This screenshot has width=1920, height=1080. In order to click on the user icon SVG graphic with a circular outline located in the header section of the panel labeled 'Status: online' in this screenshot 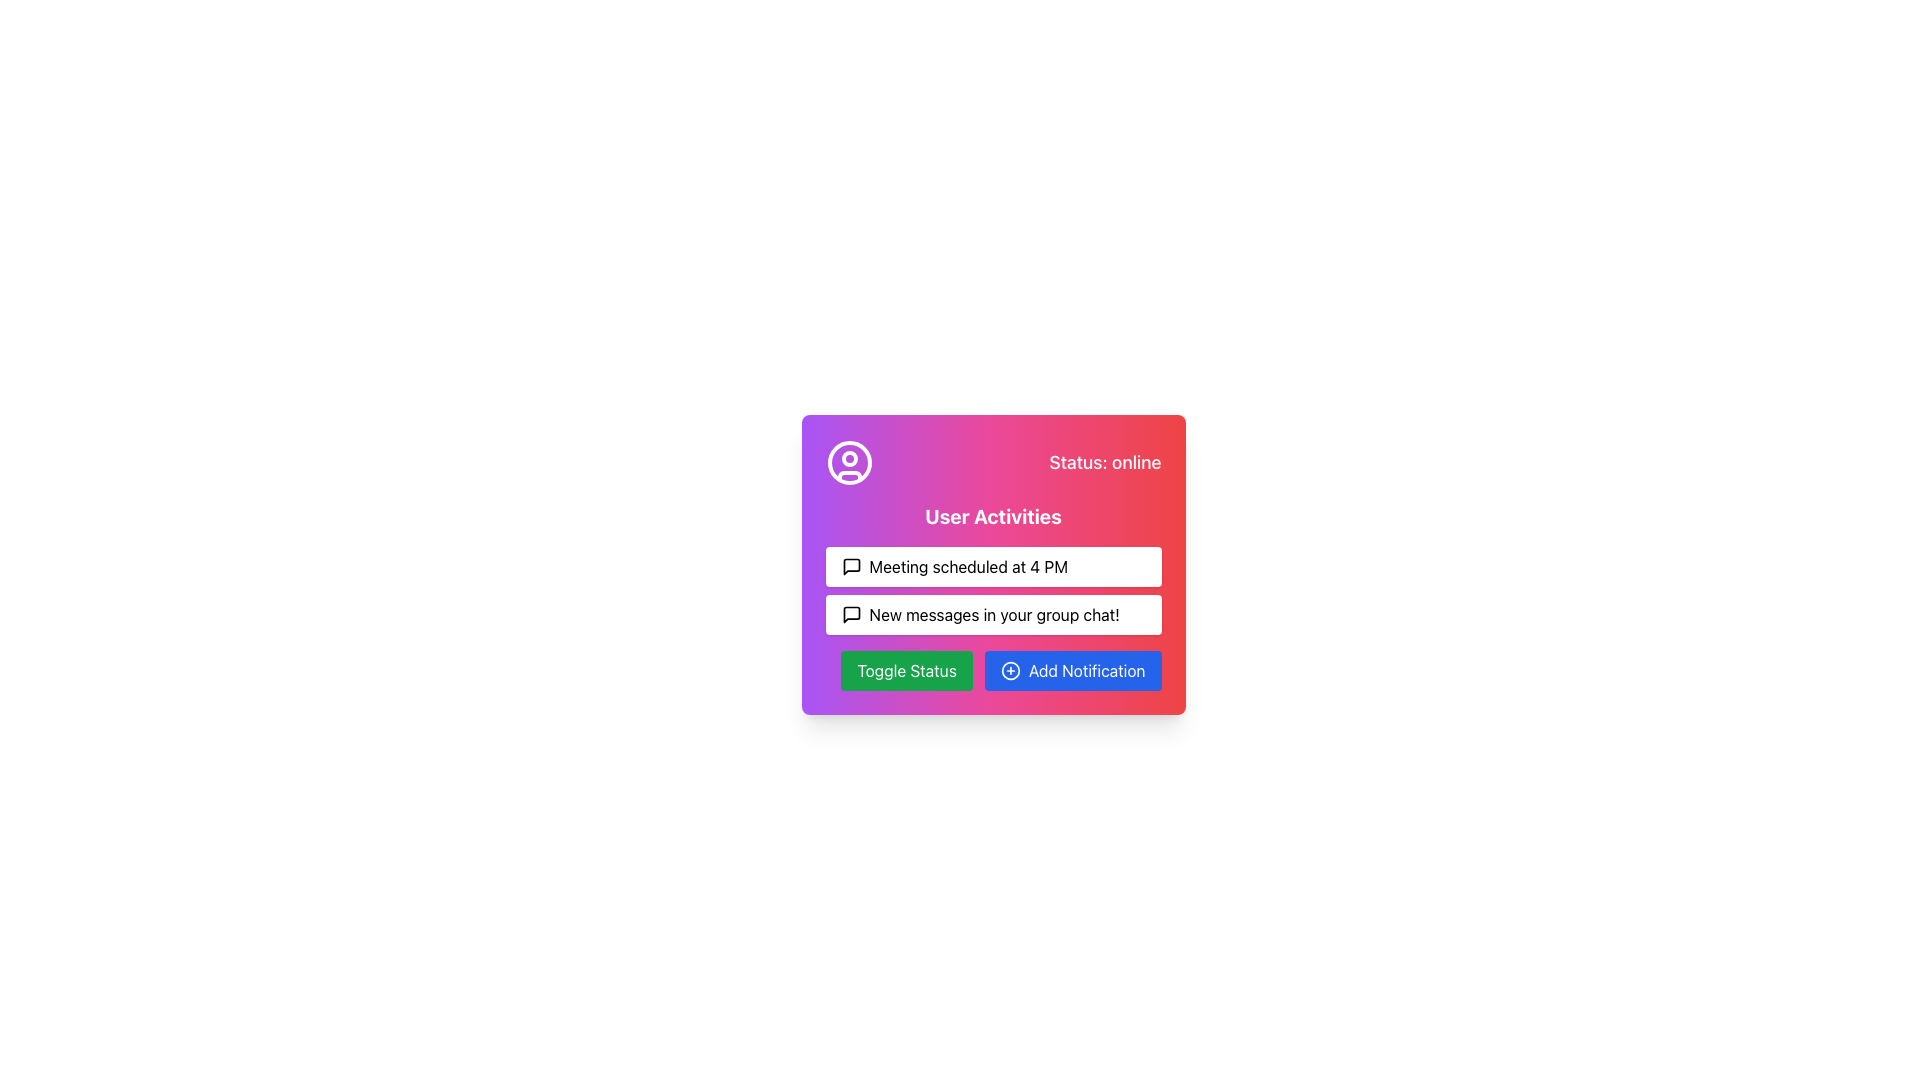, I will do `click(849, 462)`.